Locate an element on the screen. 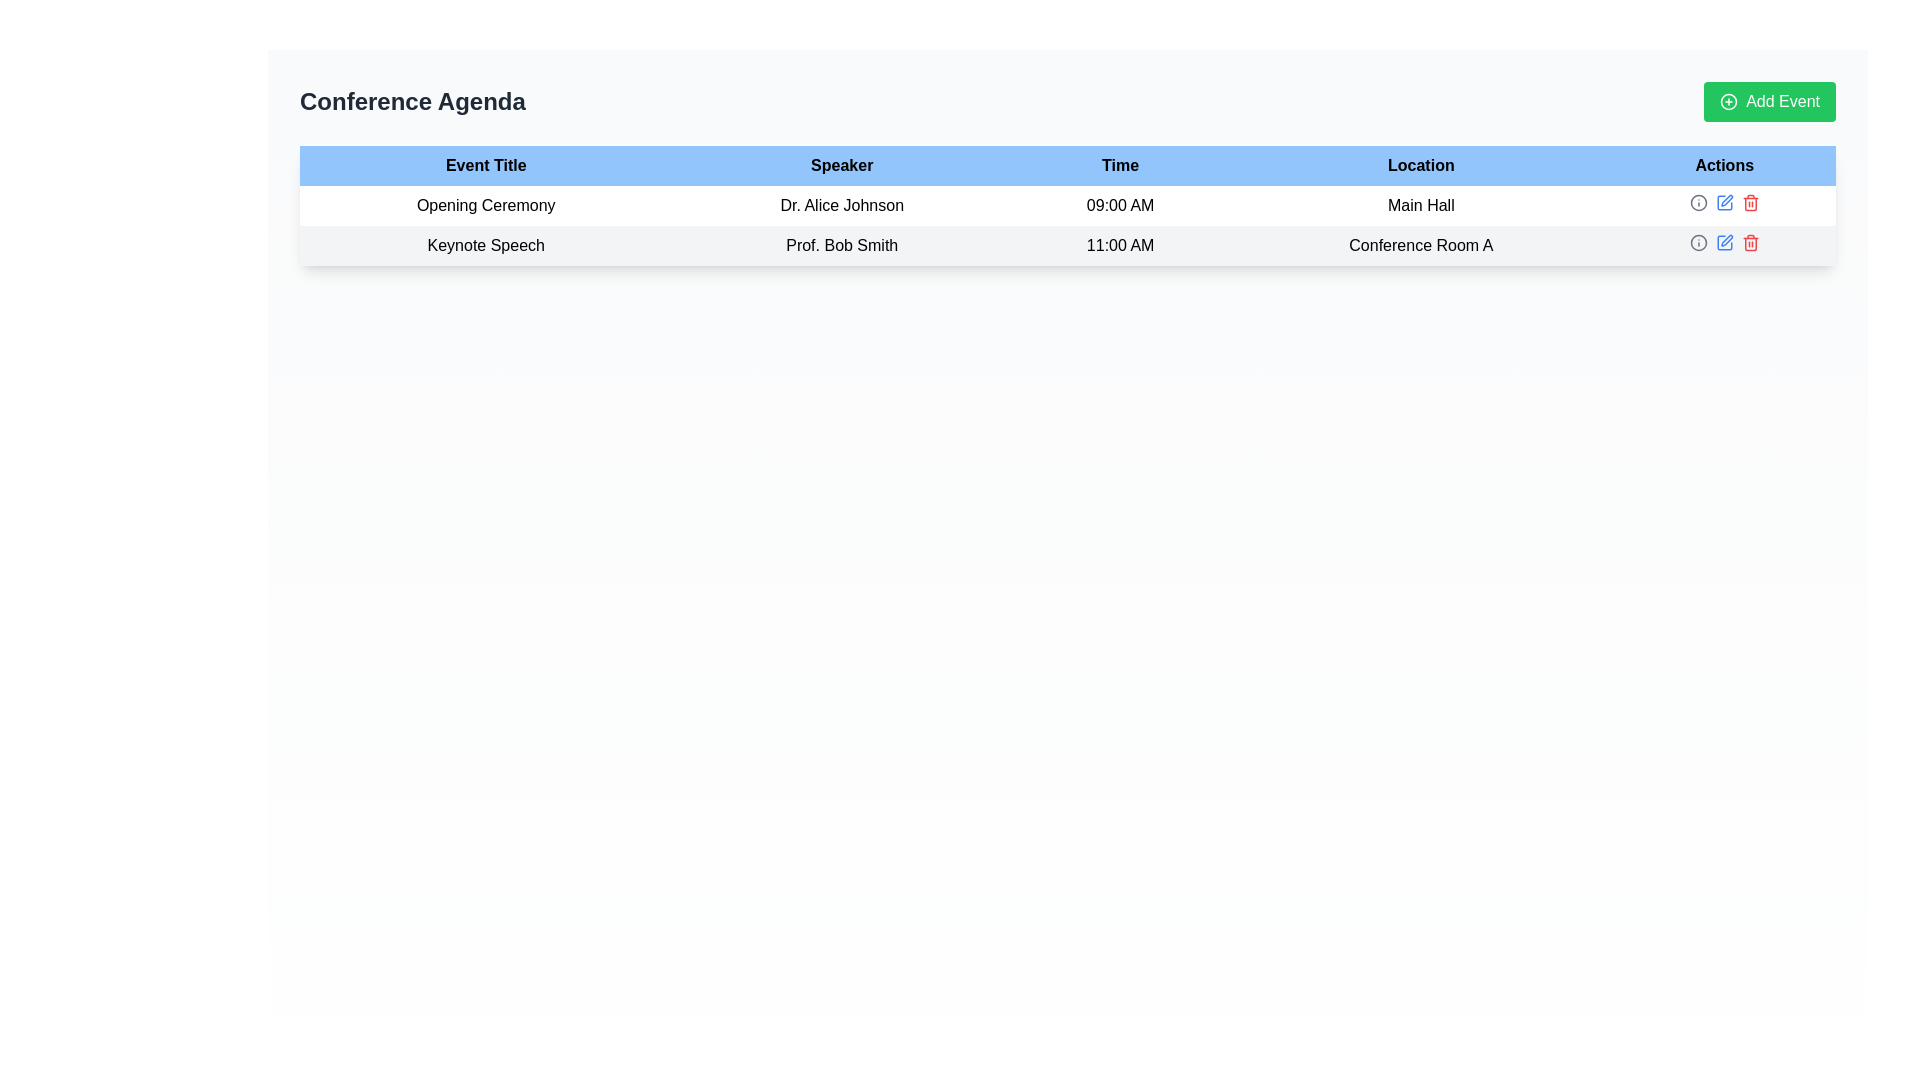 The height and width of the screenshot is (1080, 1920). the circular icon with a '+' symbol is located at coordinates (1728, 101).